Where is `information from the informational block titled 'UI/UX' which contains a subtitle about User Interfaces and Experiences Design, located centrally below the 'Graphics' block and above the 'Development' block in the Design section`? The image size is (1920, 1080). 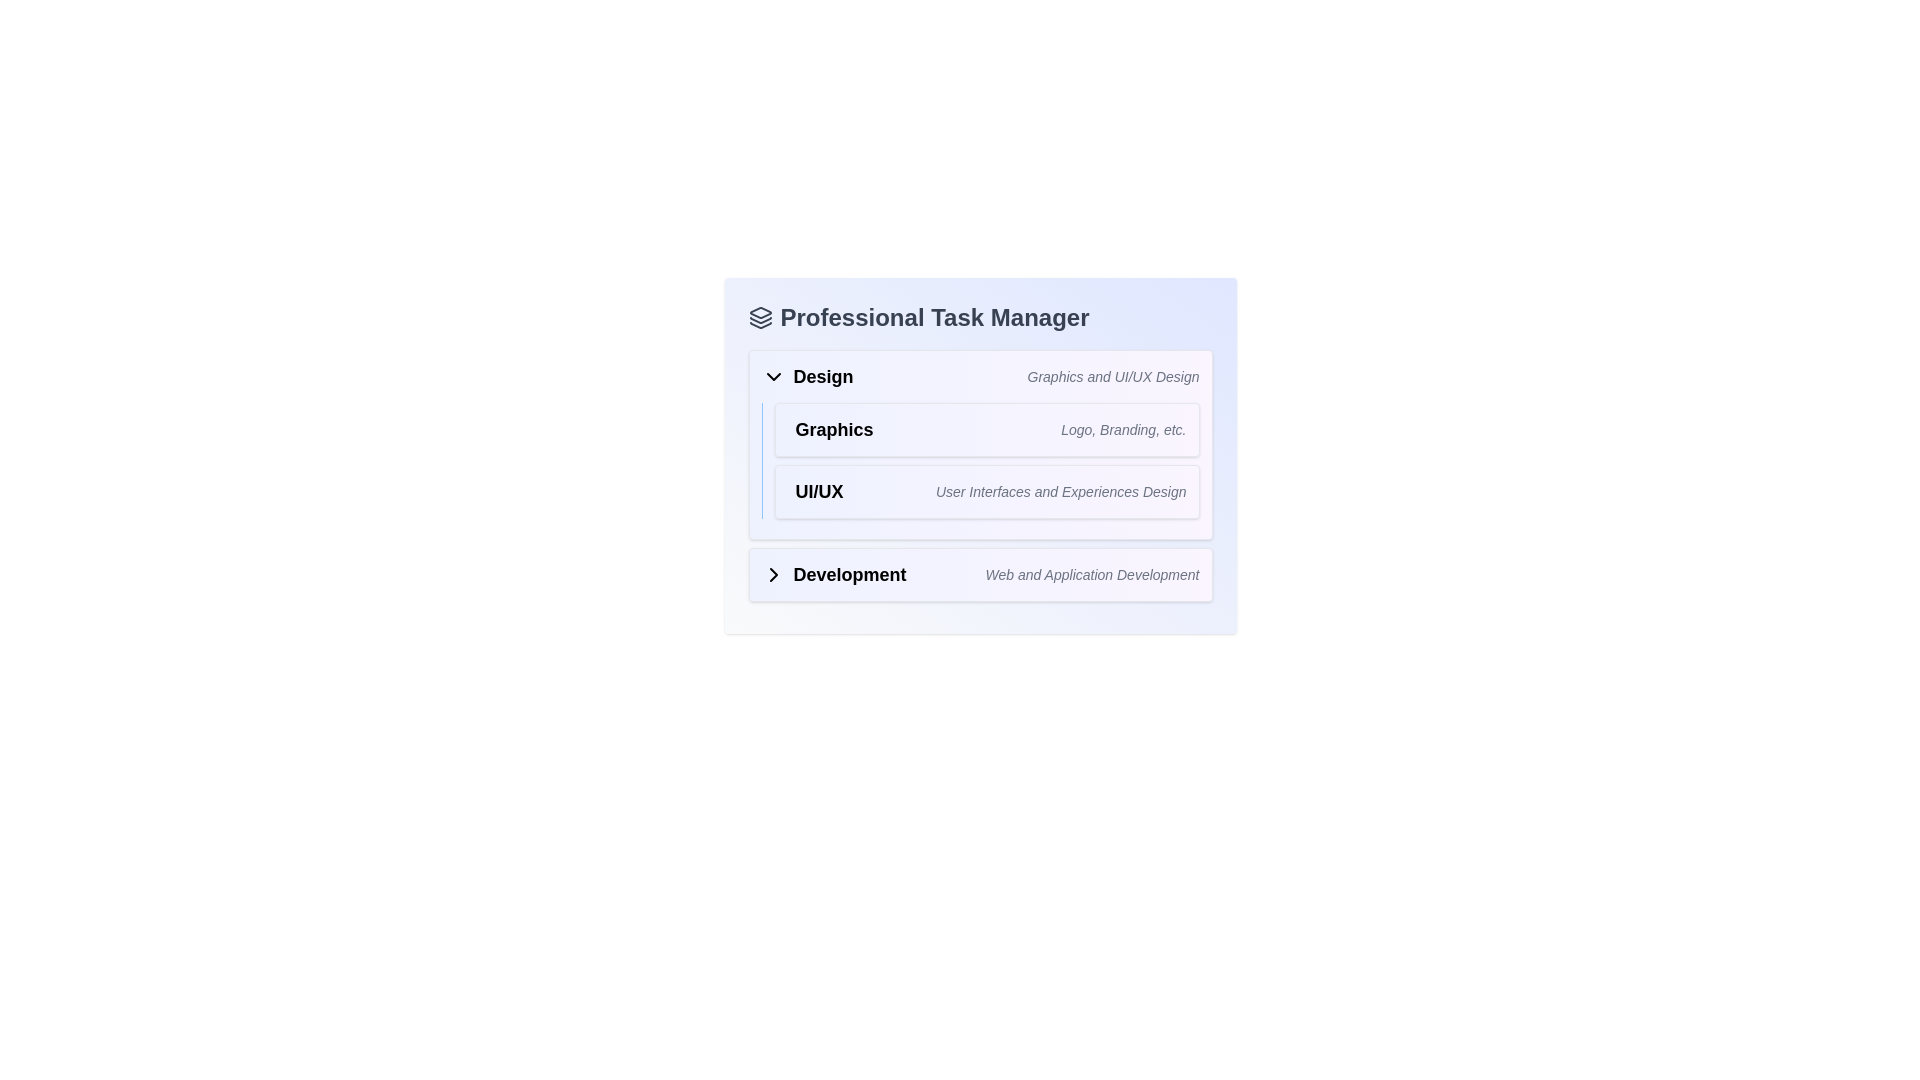 information from the informational block titled 'UI/UX' which contains a subtitle about User Interfaces and Experiences Design, located centrally below the 'Graphics' block and above the 'Development' block in the Design section is located at coordinates (980, 475).